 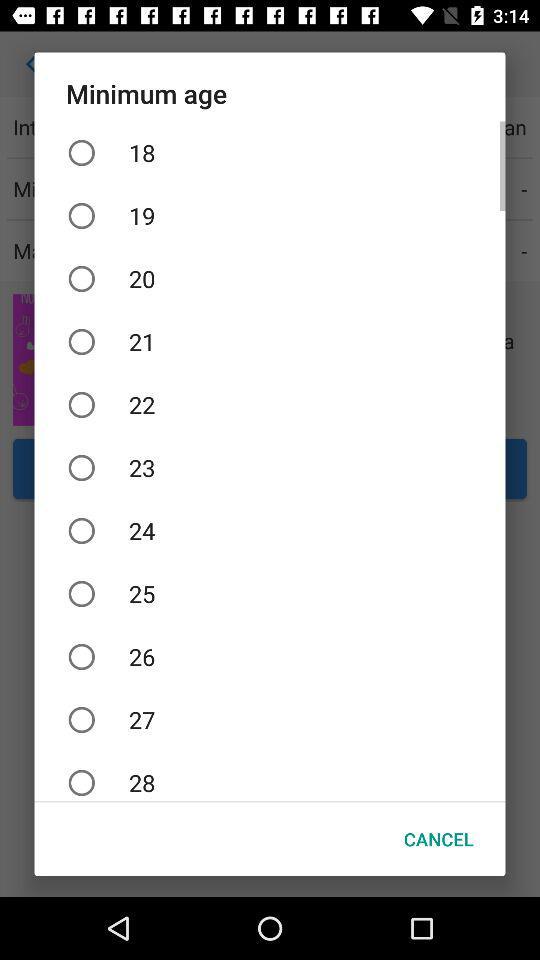 What do you see at coordinates (437, 839) in the screenshot?
I see `the icon below the 28 icon` at bounding box center [437, 839].